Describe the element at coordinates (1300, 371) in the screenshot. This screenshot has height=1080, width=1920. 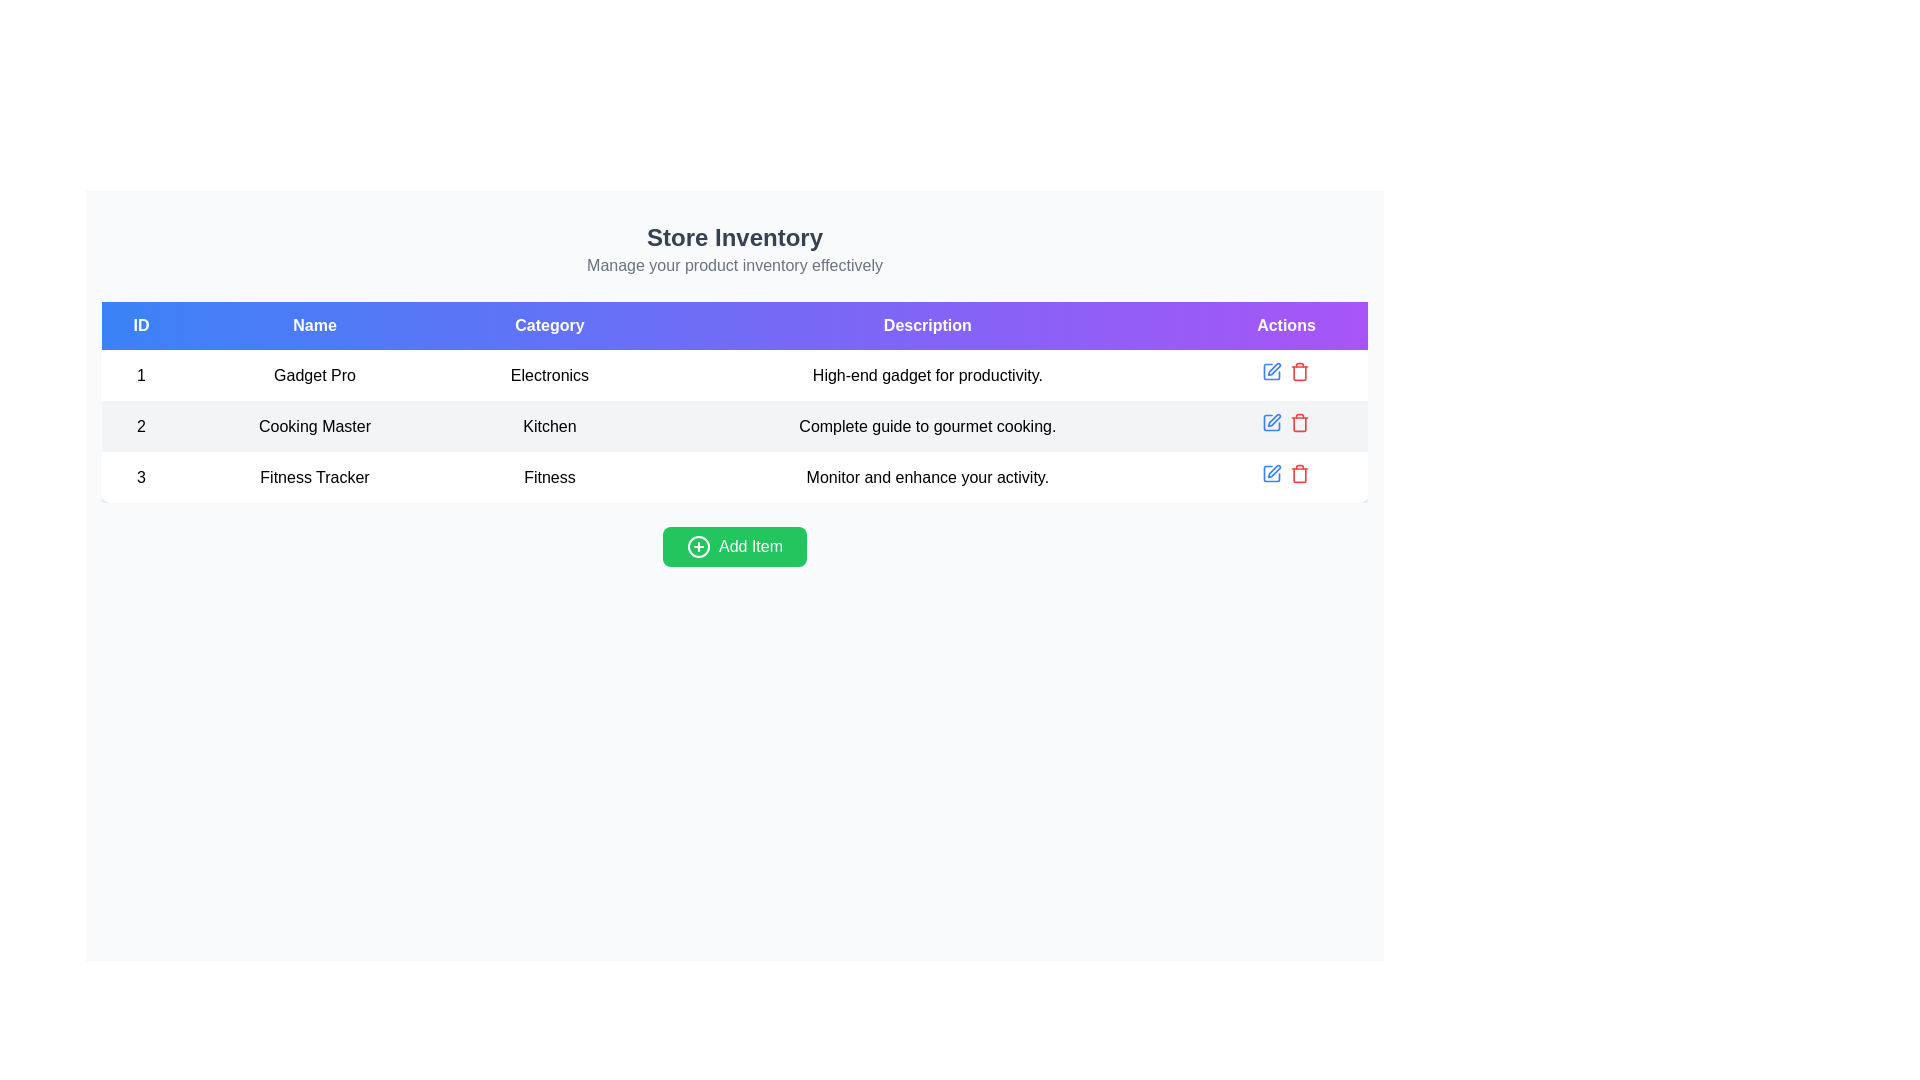
I see `the red trash bin icon in the 'Actions' column of the first row to invoke the delete action` at that location.